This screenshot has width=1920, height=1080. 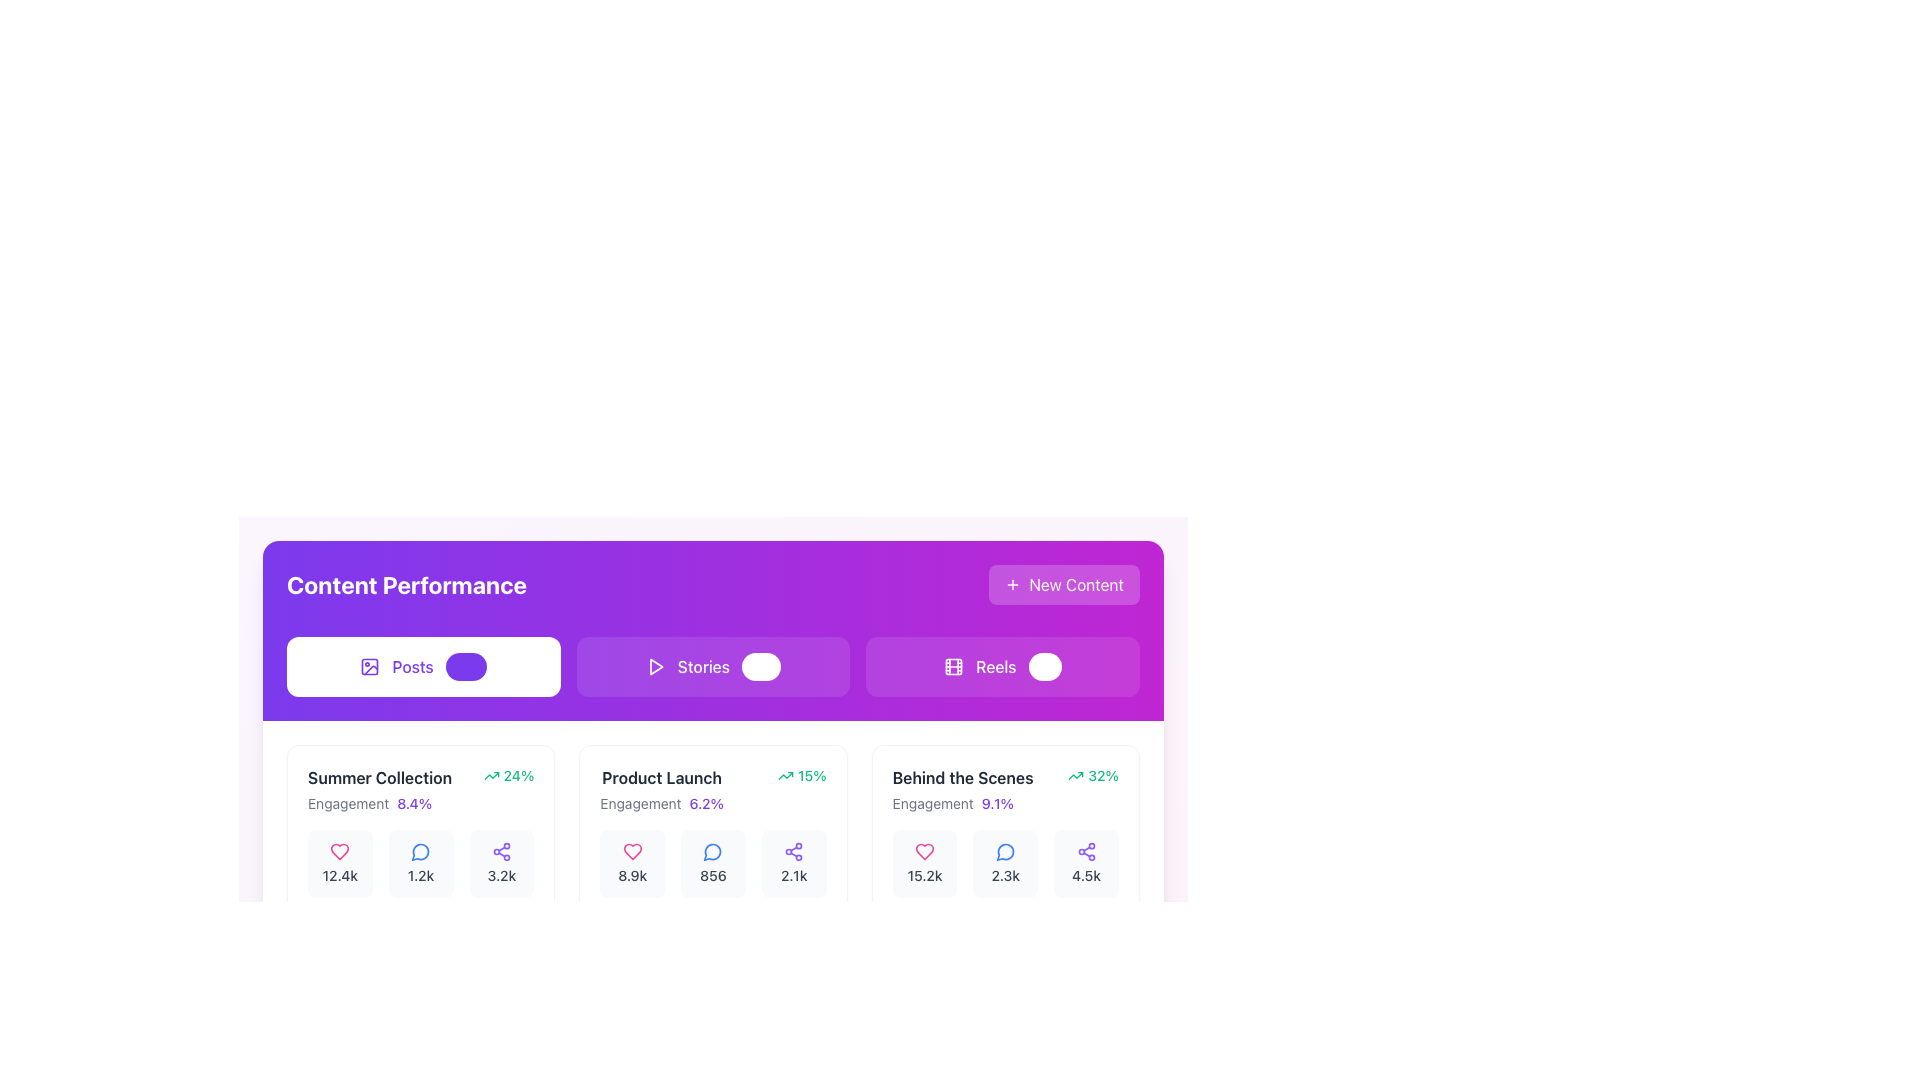 I want to click on the text label displaying 'Stories' within the purple button, which is located between the 'Posts' and 'Reels' toggle buttons, so click(x=703, y=667).